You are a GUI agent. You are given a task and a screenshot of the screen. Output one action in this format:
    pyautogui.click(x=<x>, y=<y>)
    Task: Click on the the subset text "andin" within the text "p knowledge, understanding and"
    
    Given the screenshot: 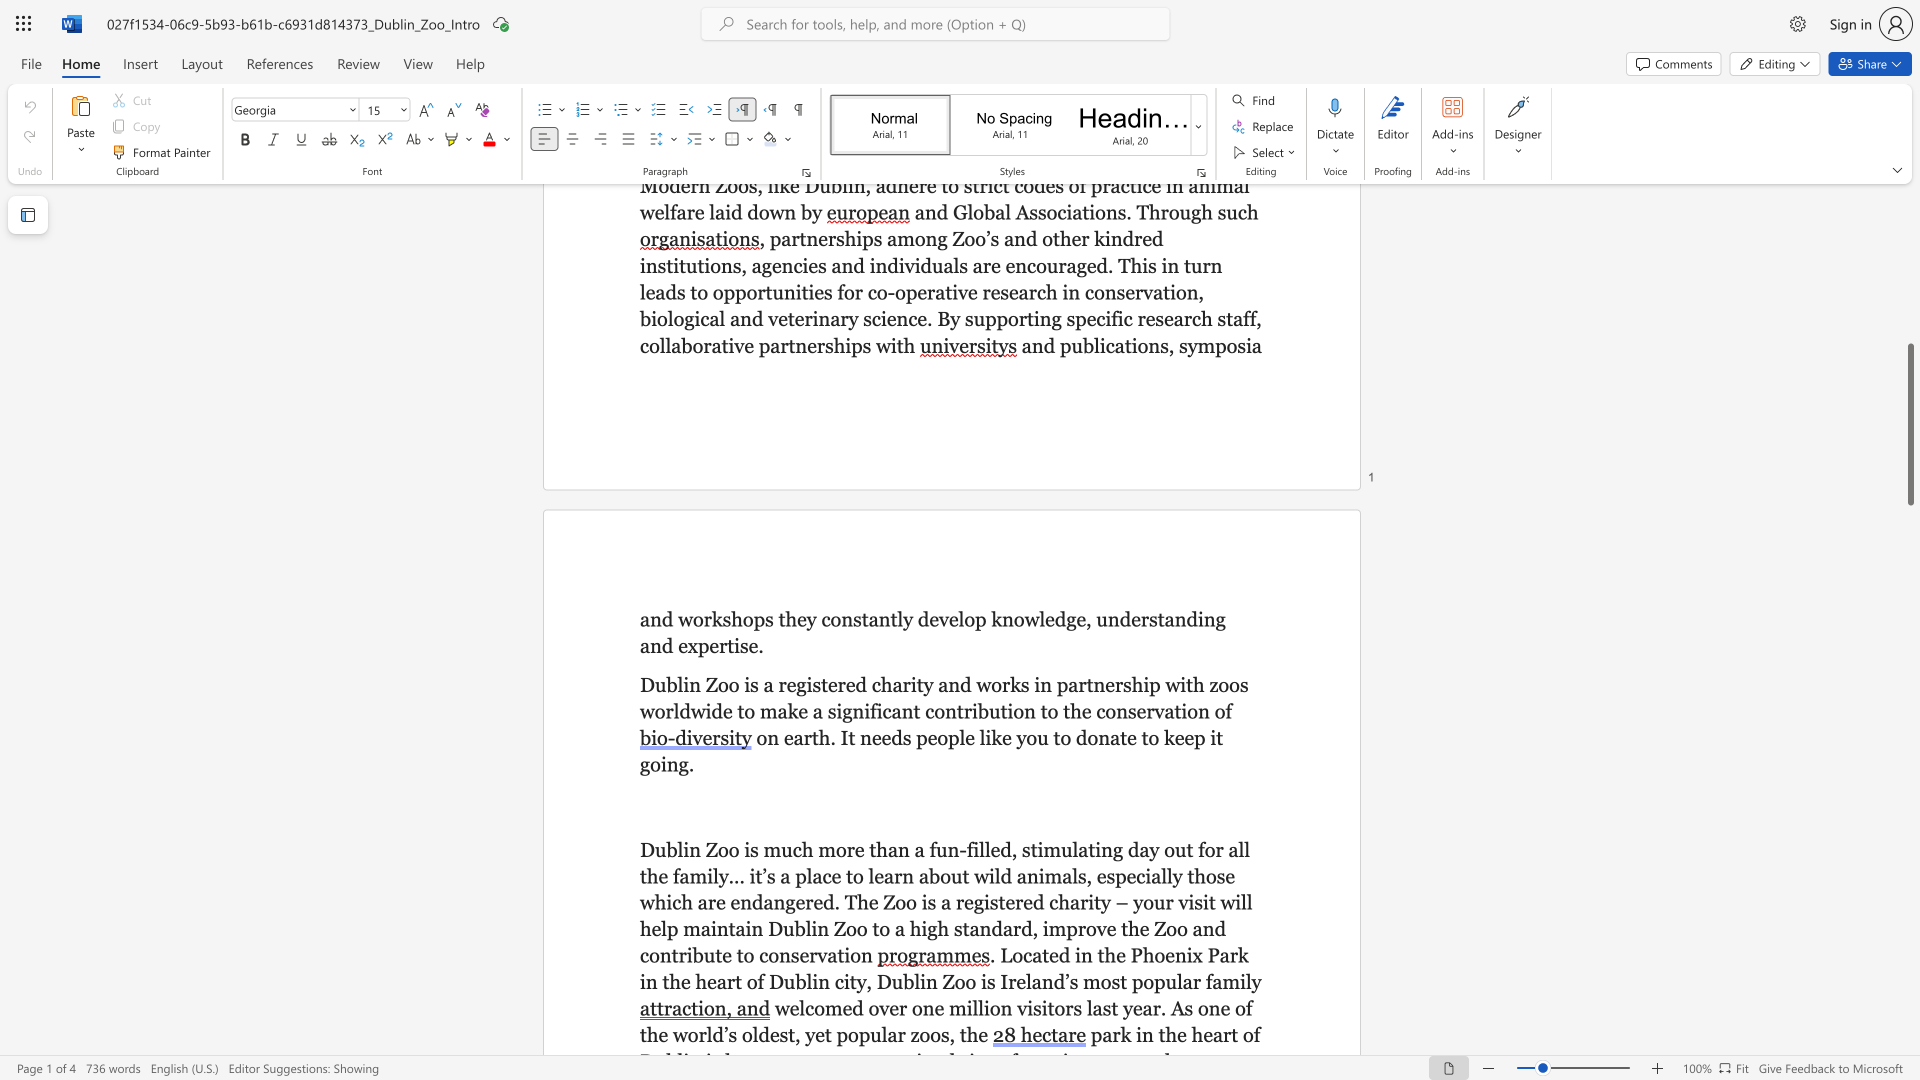 What is the action you would take?
    pyautogui.click(x=1164, y=618)
    